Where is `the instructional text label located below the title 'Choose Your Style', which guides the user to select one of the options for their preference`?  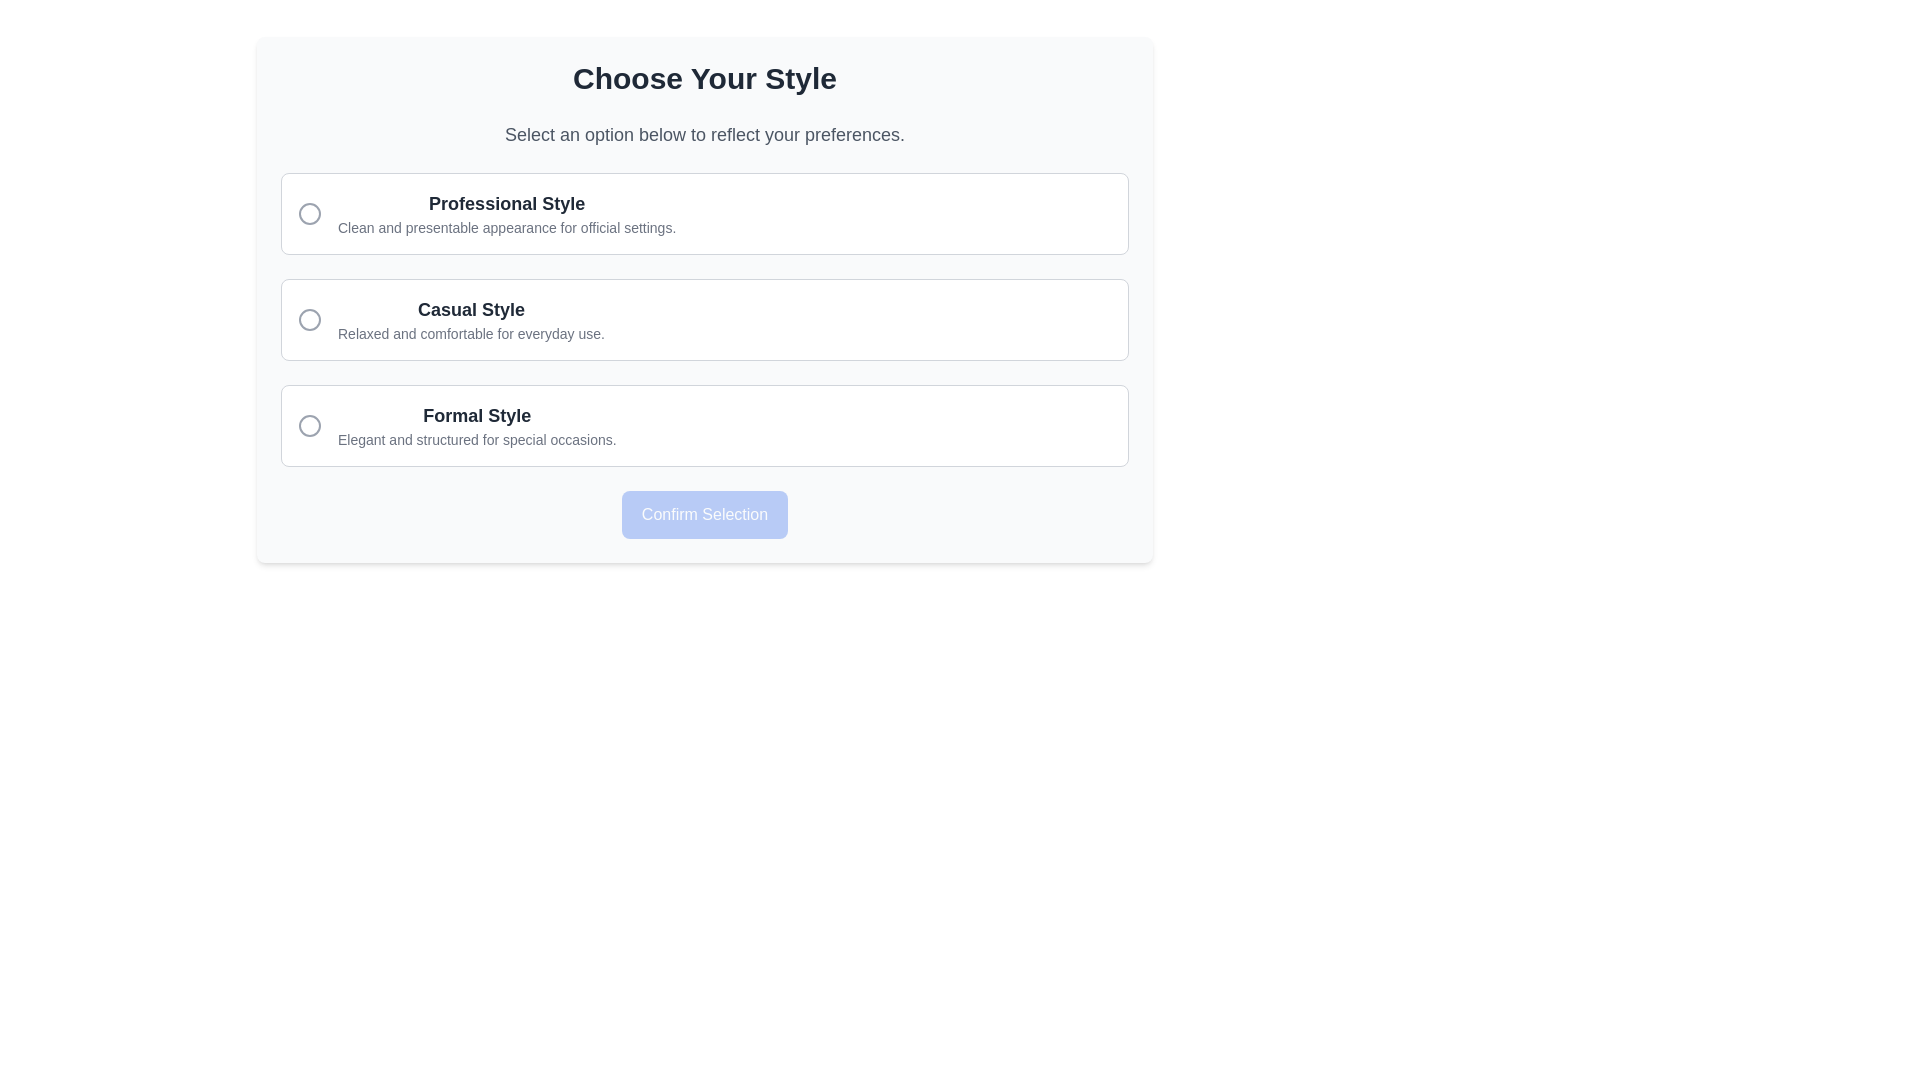 the instructional text label located below the title 'Choose Your Style', which guides the user to select one of the options for their preference is located at coordinates (705, 135).